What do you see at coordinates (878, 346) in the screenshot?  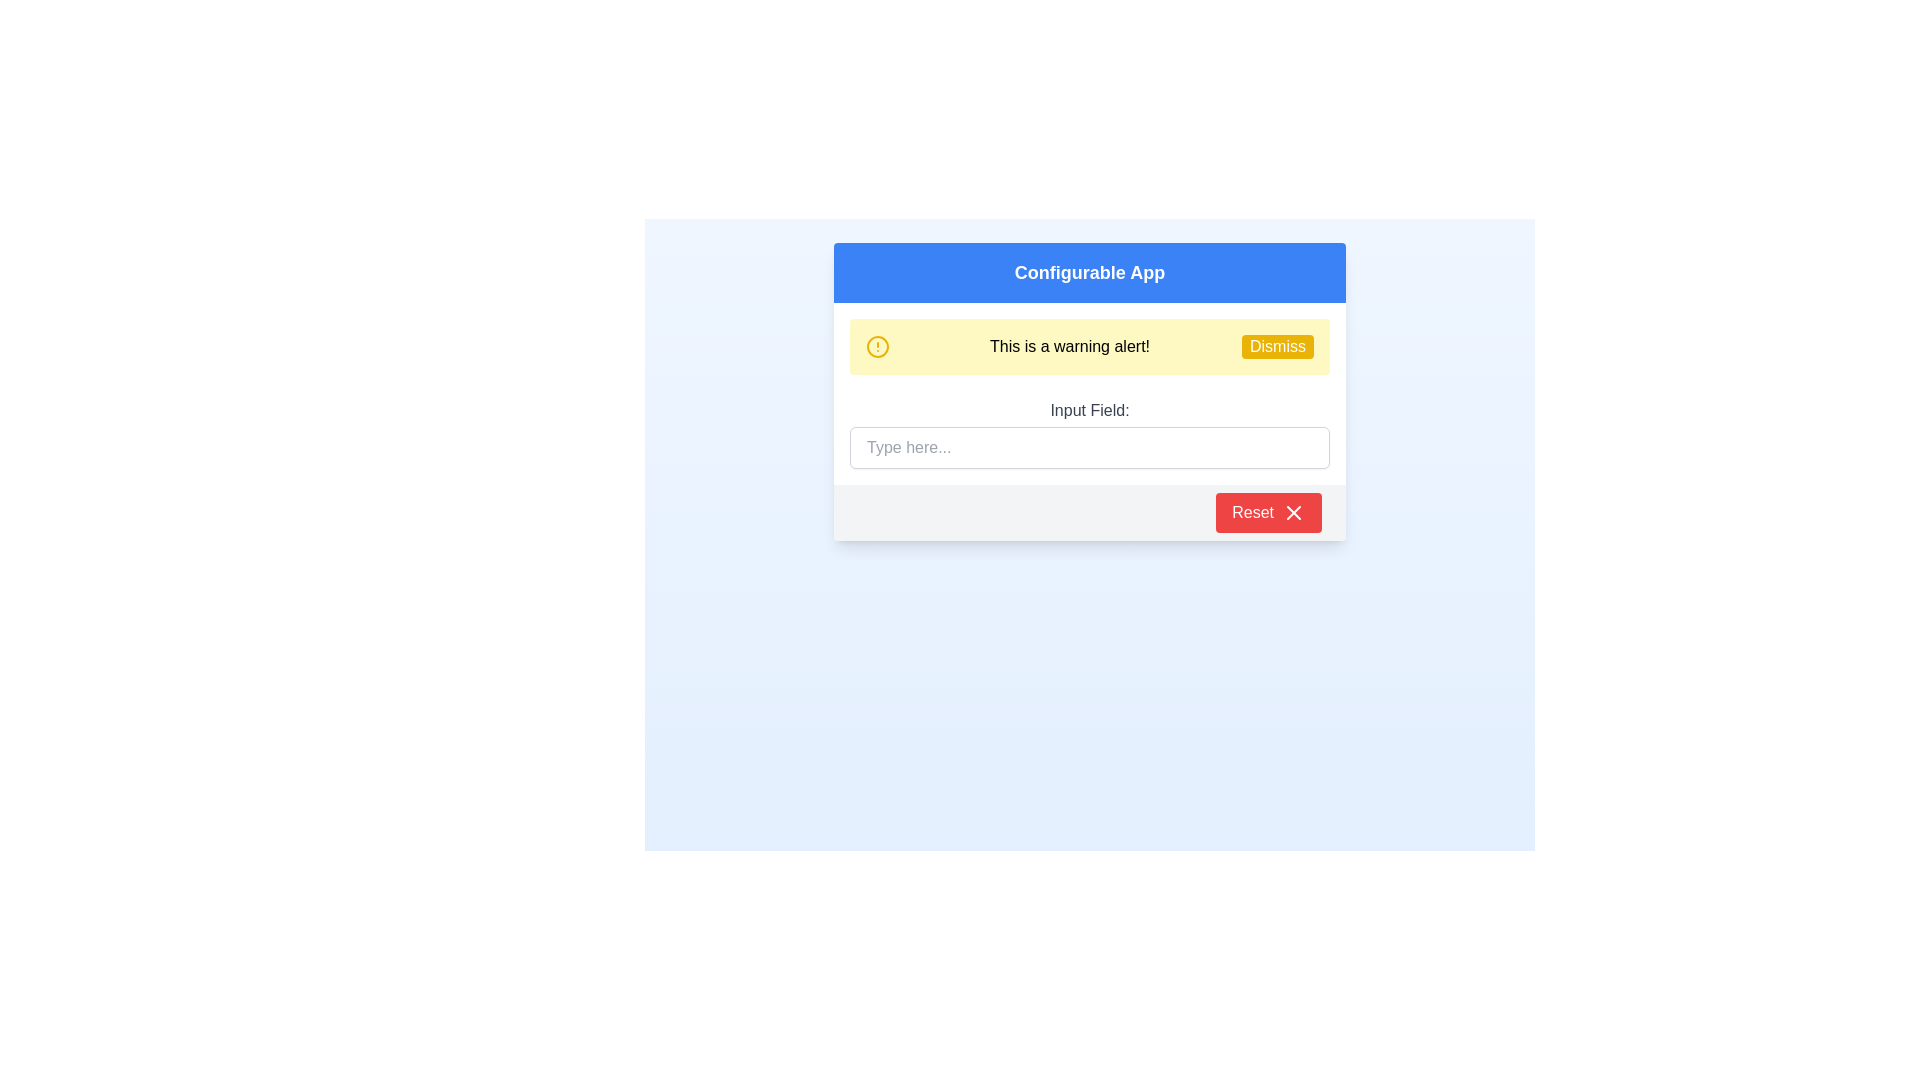 I see `the circular icon with a yellow border and red interior symbol that precedes the text 'This is a warning alert!' on the alert banner` at bounding box center [878, 346].